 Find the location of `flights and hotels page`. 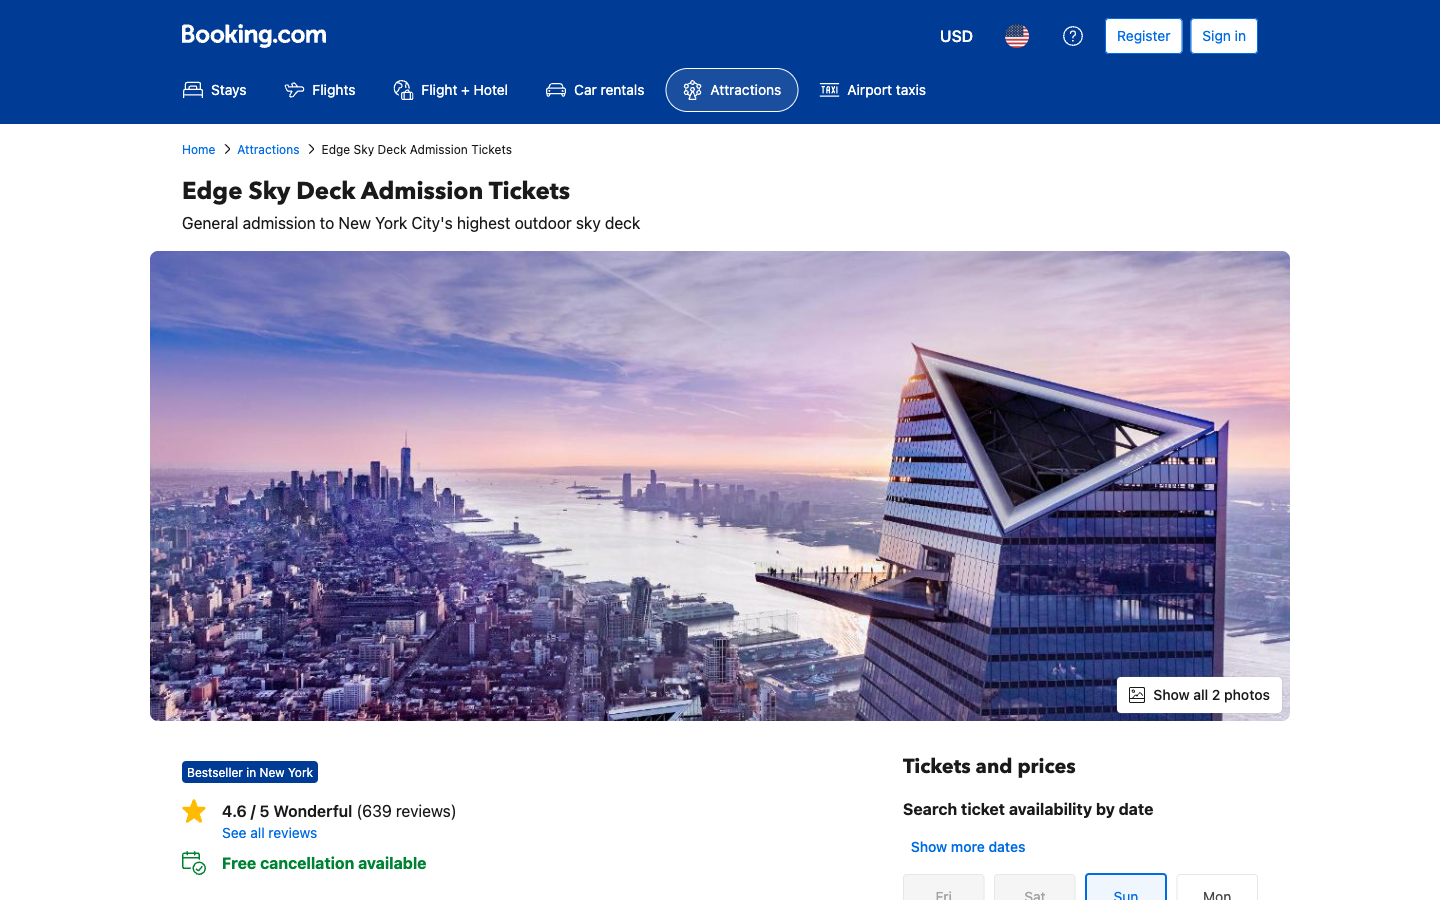

flights and hotels page is located at coordinates (450, 89).